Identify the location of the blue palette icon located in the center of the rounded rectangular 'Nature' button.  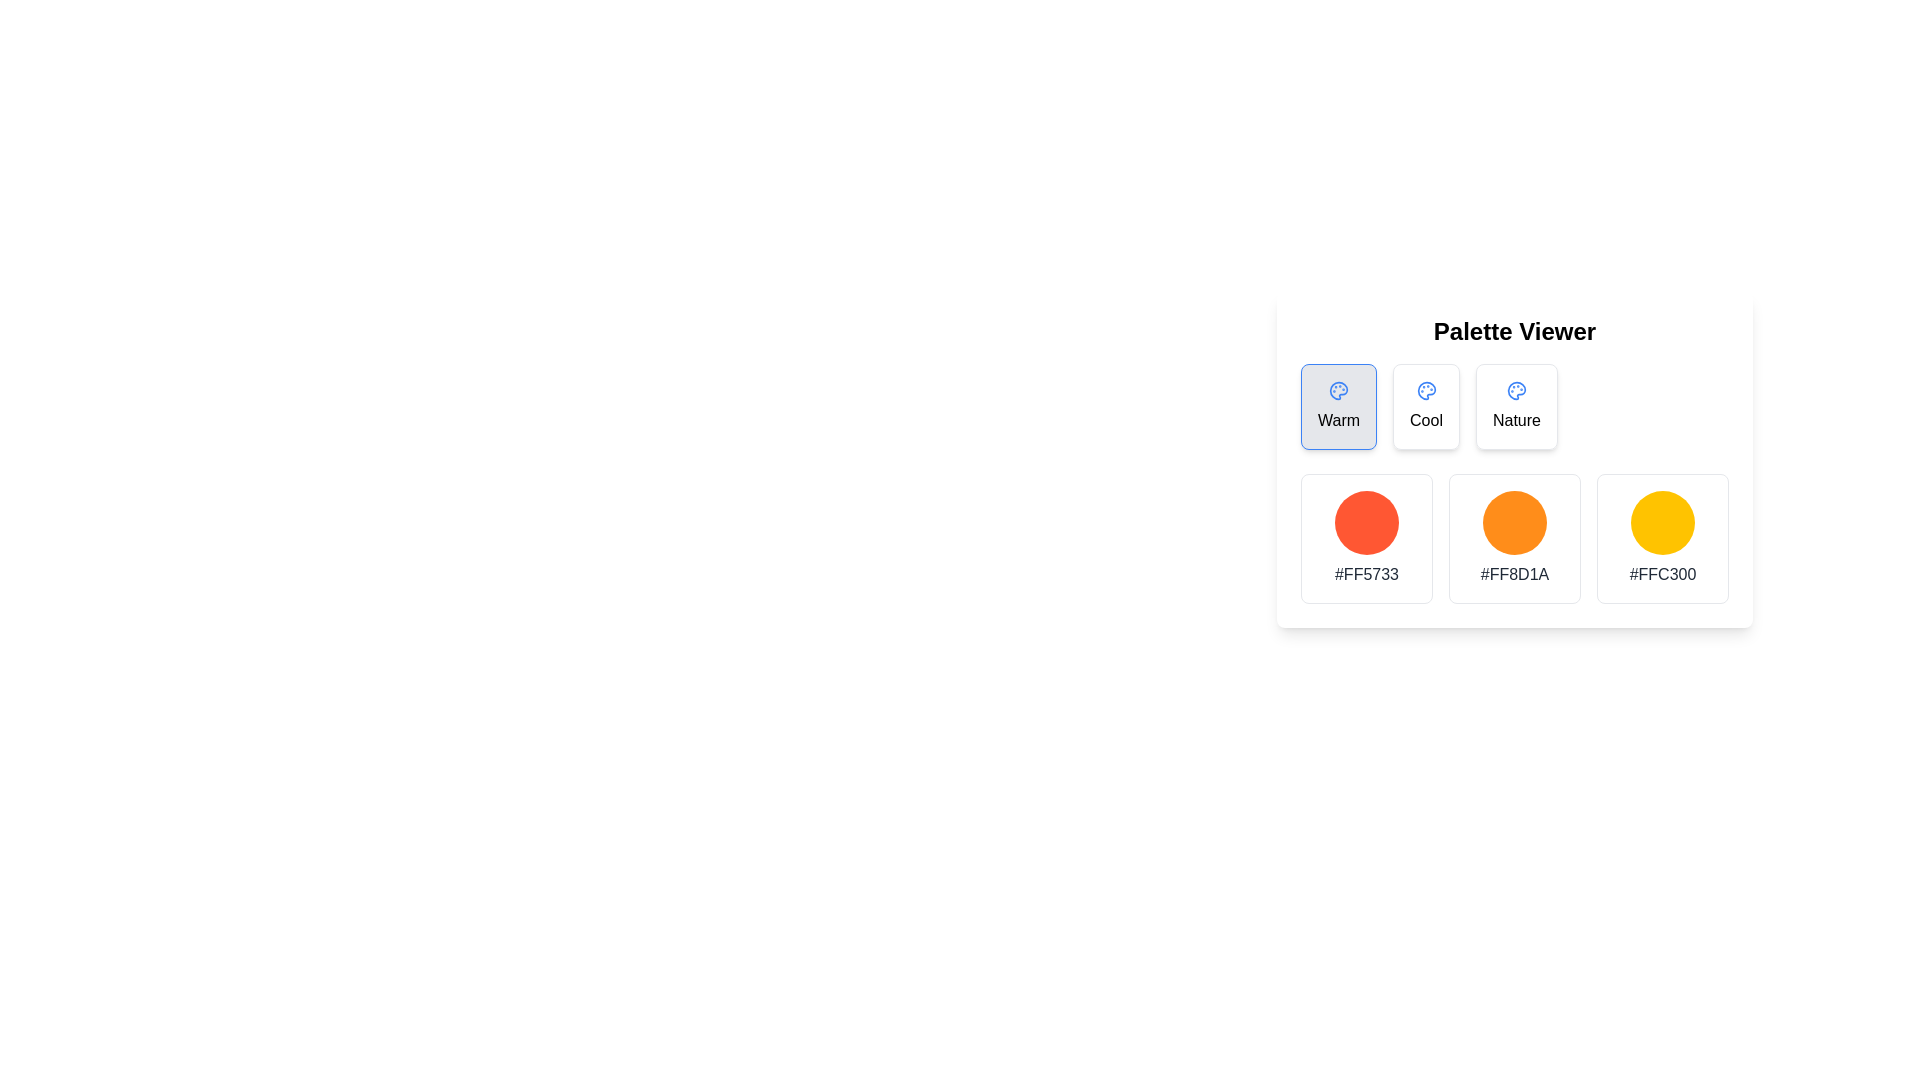
(1516, 390).